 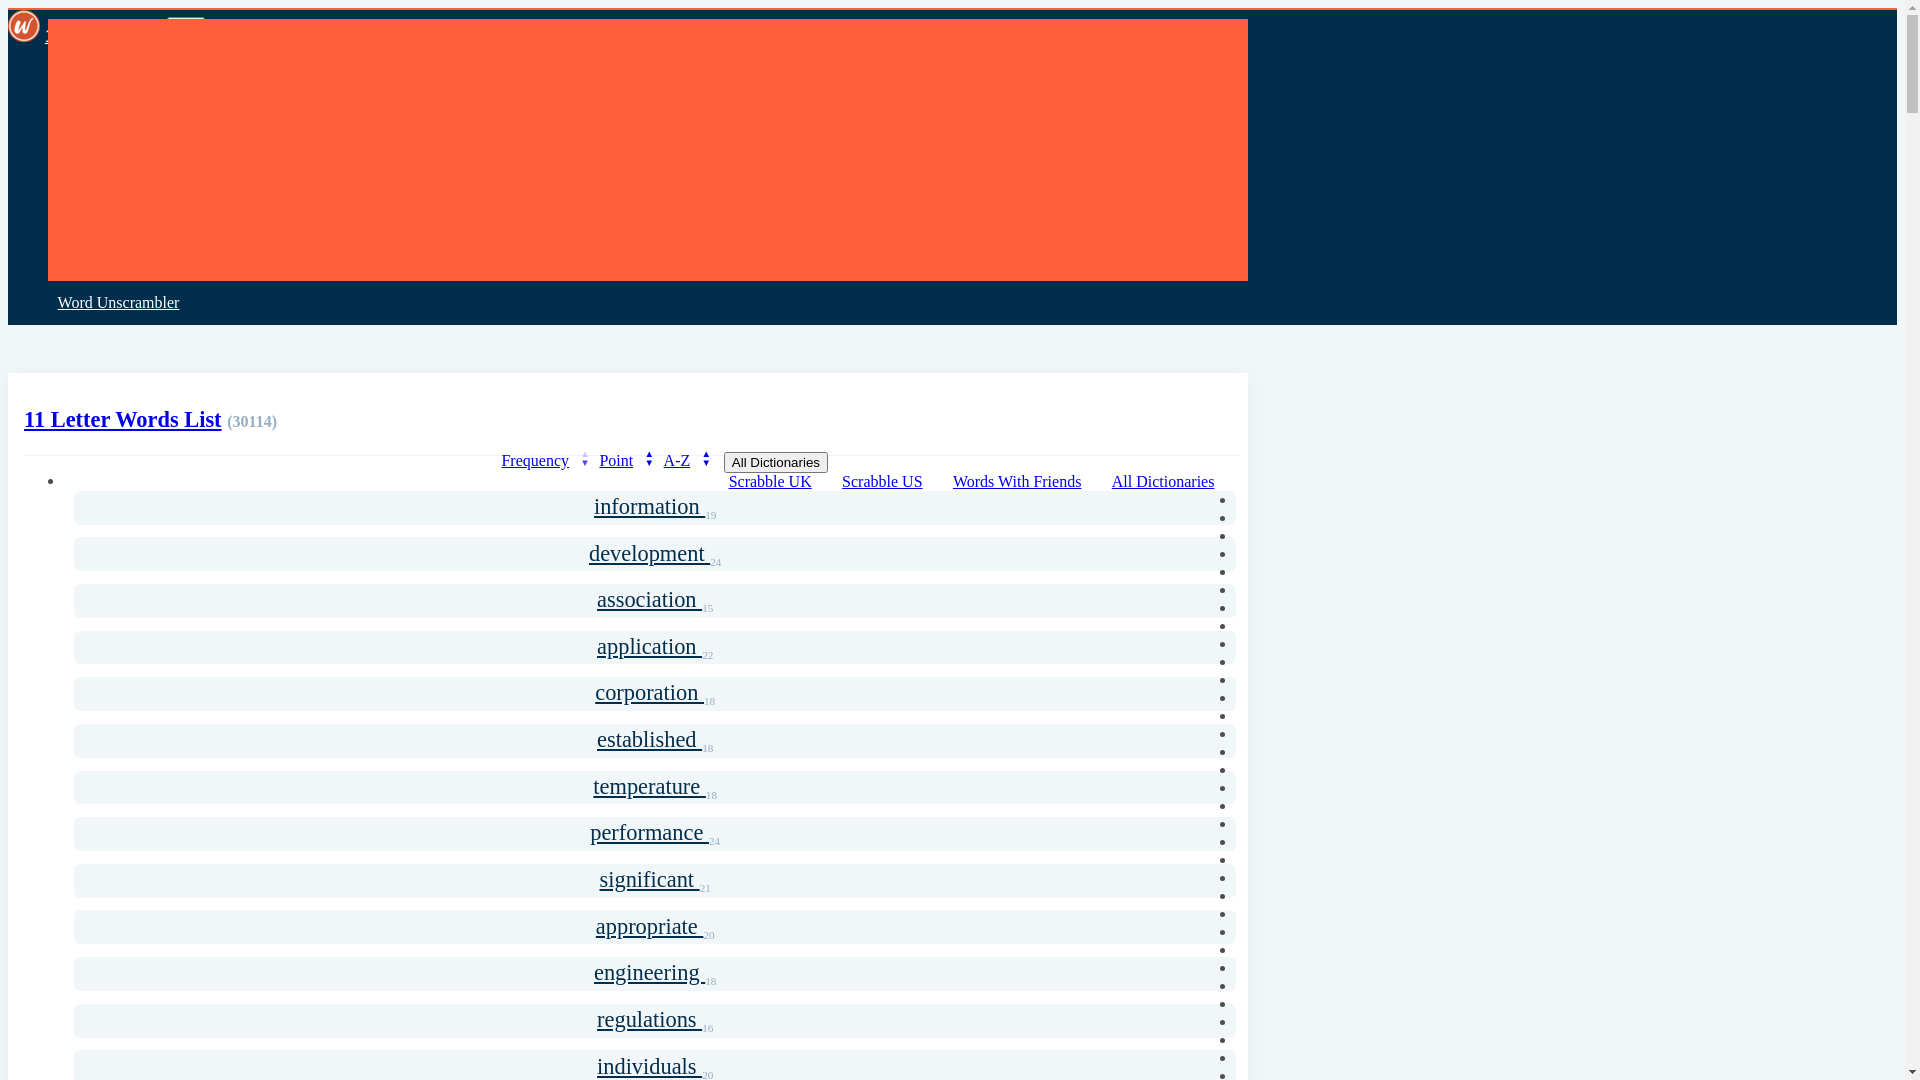 I want to click on 'Point', so click(x=627, y=461).